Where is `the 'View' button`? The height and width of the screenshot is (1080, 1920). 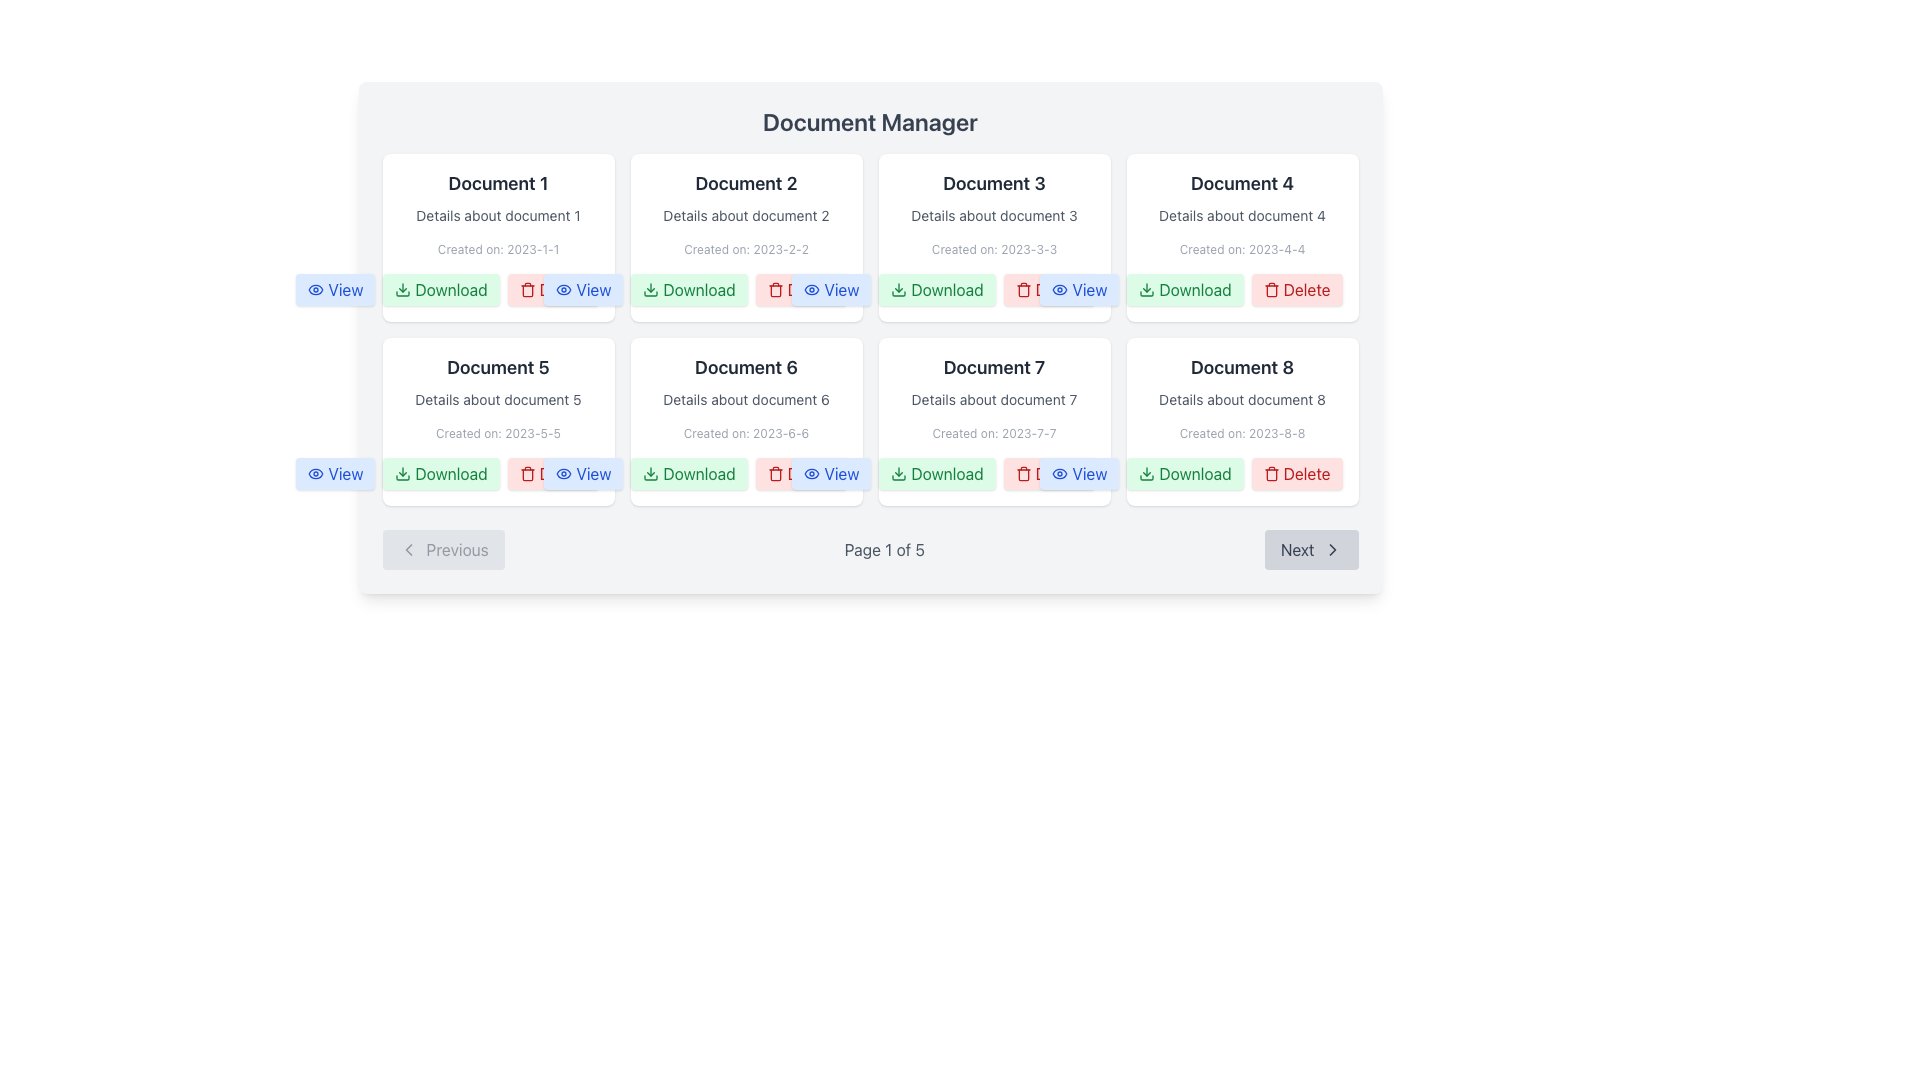 the 'View' button is located at coordinates (831, 289).